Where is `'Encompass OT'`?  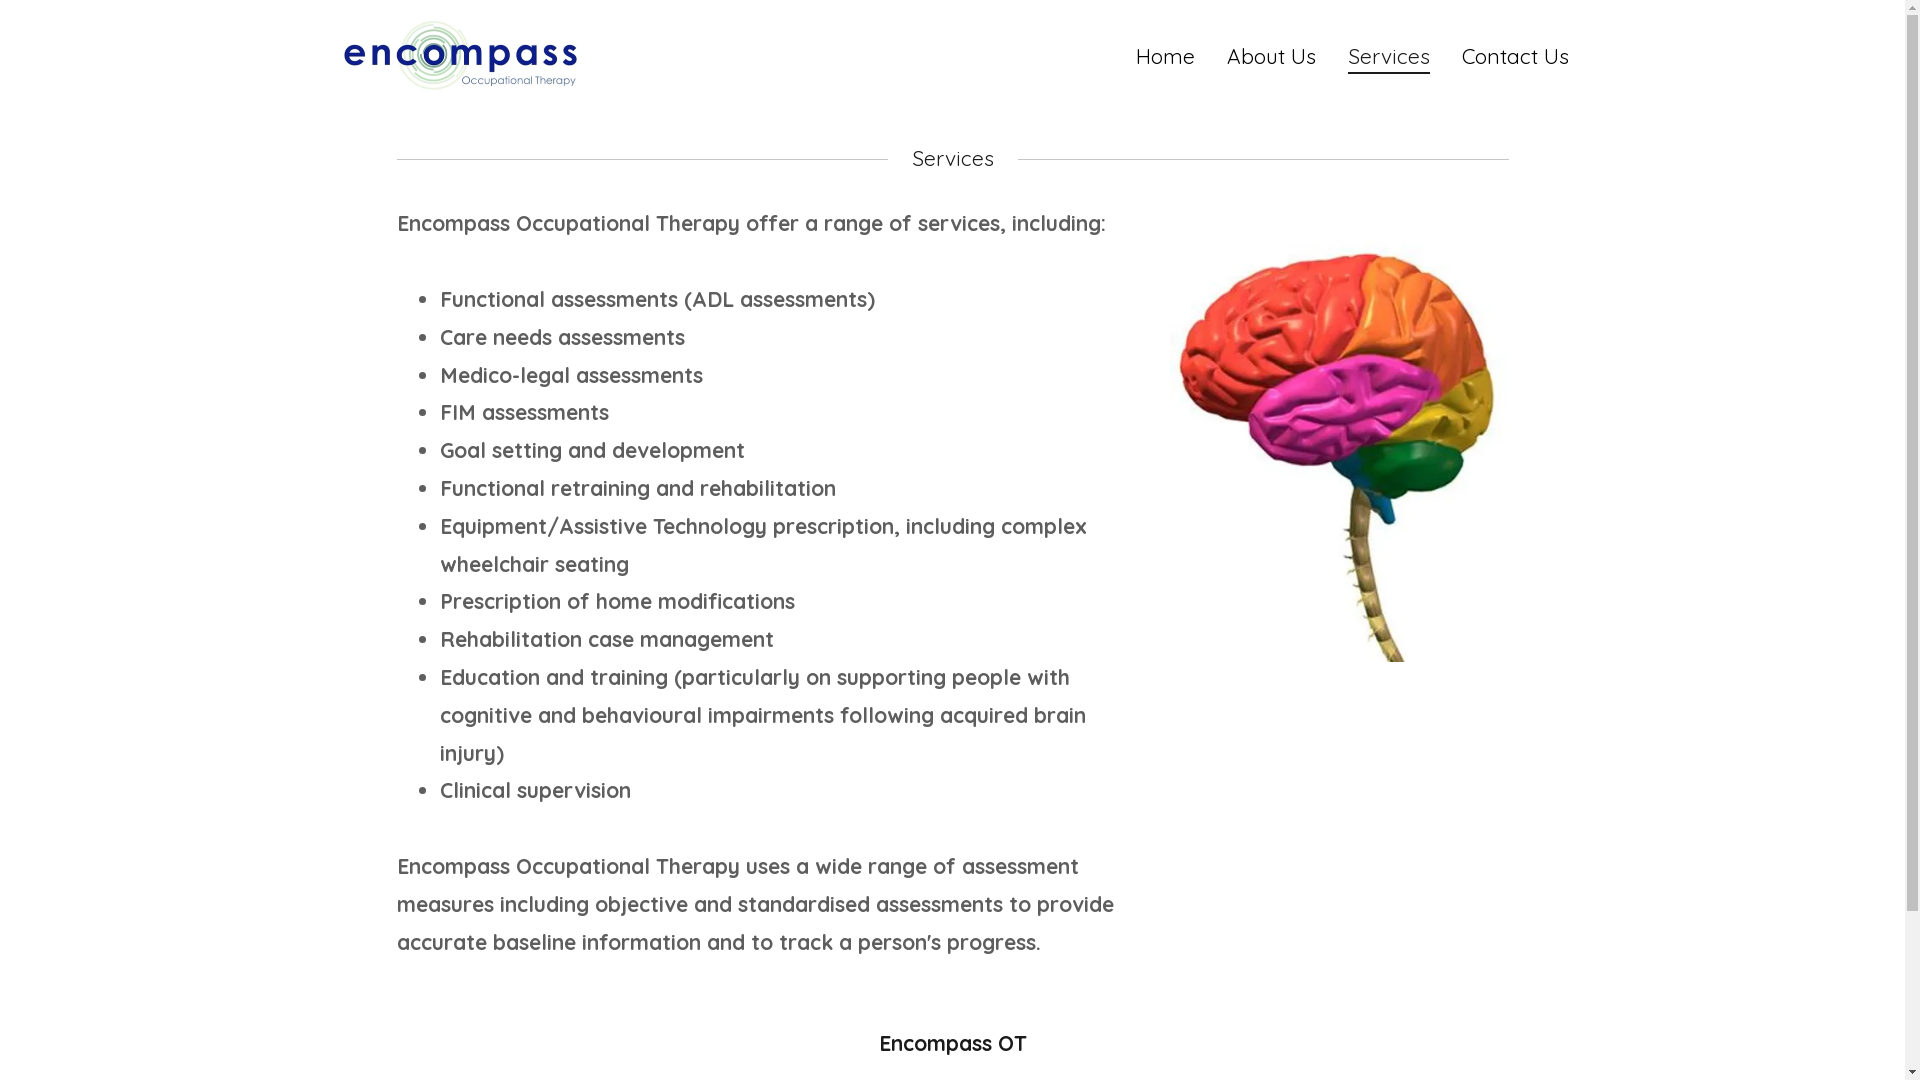
'Encompass OT' is located at coordinates (457, 52).